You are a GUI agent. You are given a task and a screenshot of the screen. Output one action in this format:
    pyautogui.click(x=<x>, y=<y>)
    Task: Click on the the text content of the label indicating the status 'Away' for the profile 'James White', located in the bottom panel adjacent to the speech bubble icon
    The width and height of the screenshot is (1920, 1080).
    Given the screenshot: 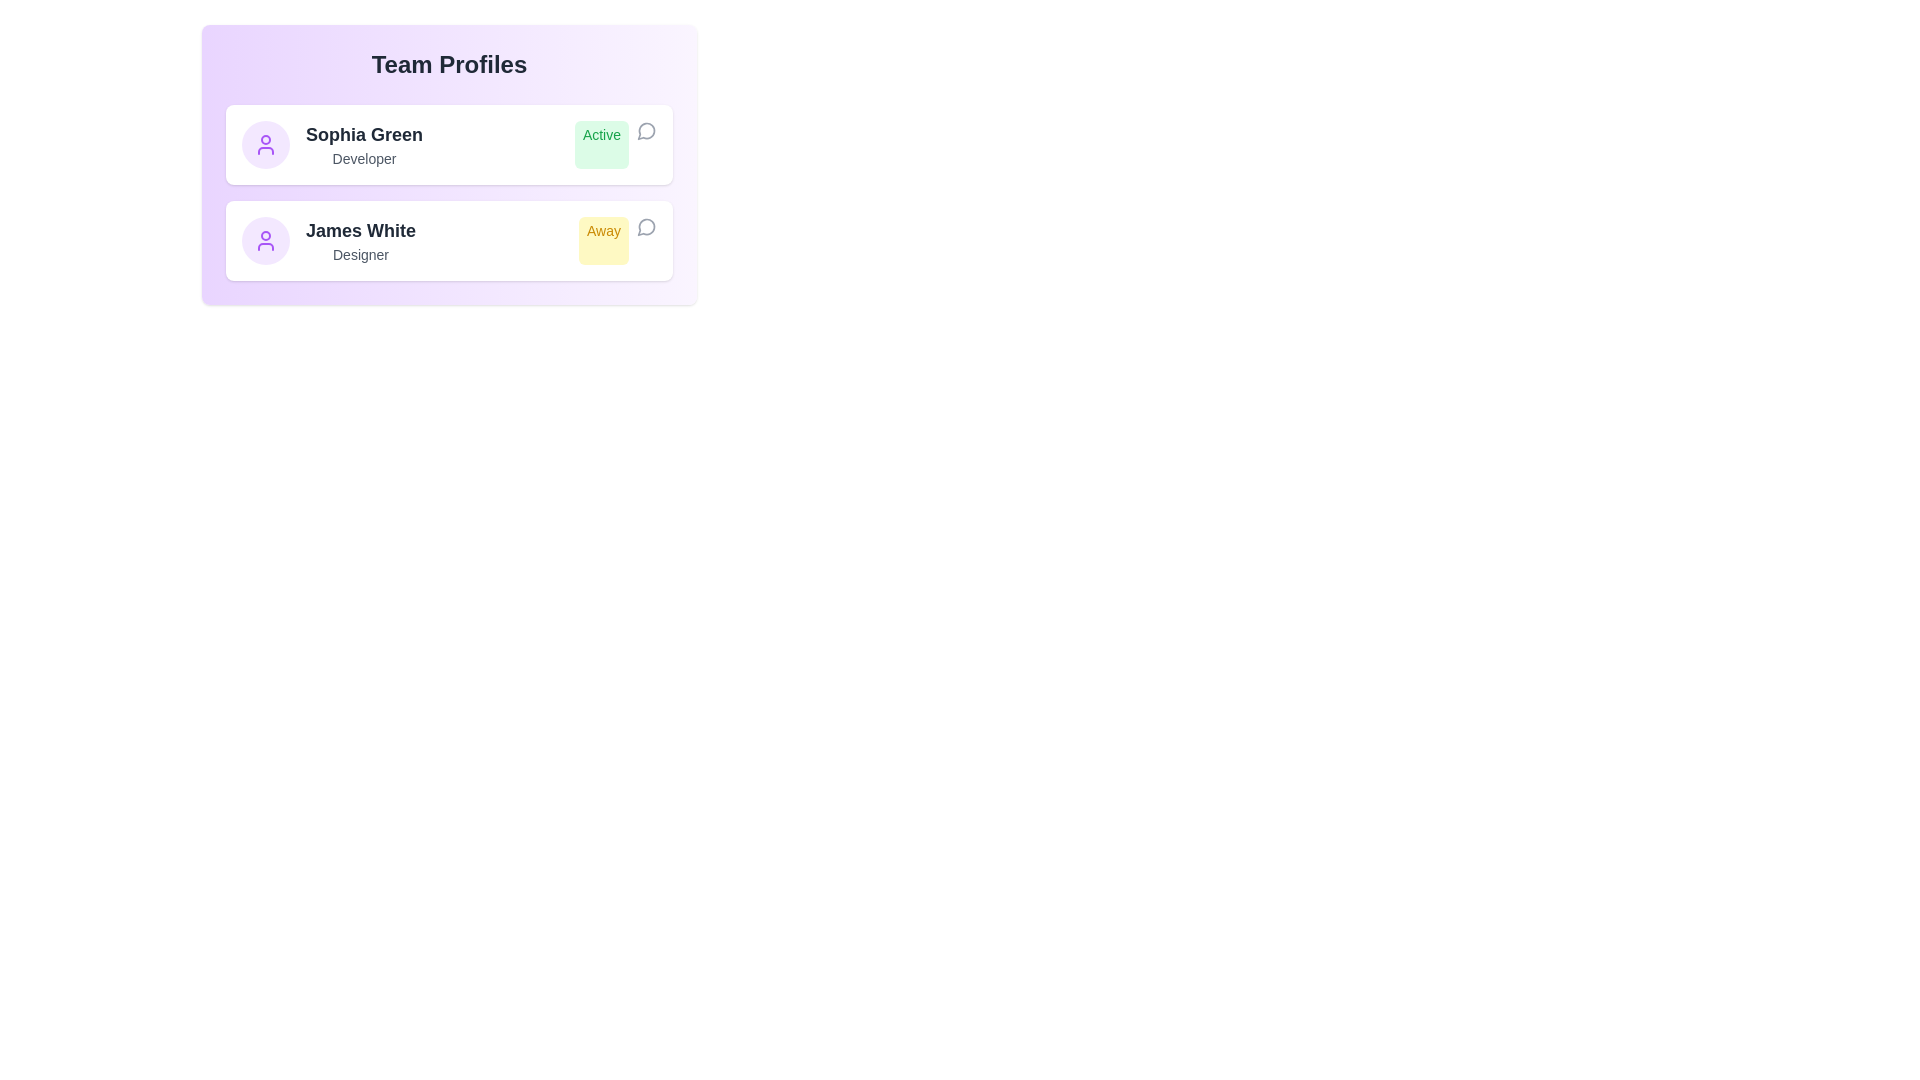 What is the action you would take?
    pyautogui.click(x=617, y=239)
    